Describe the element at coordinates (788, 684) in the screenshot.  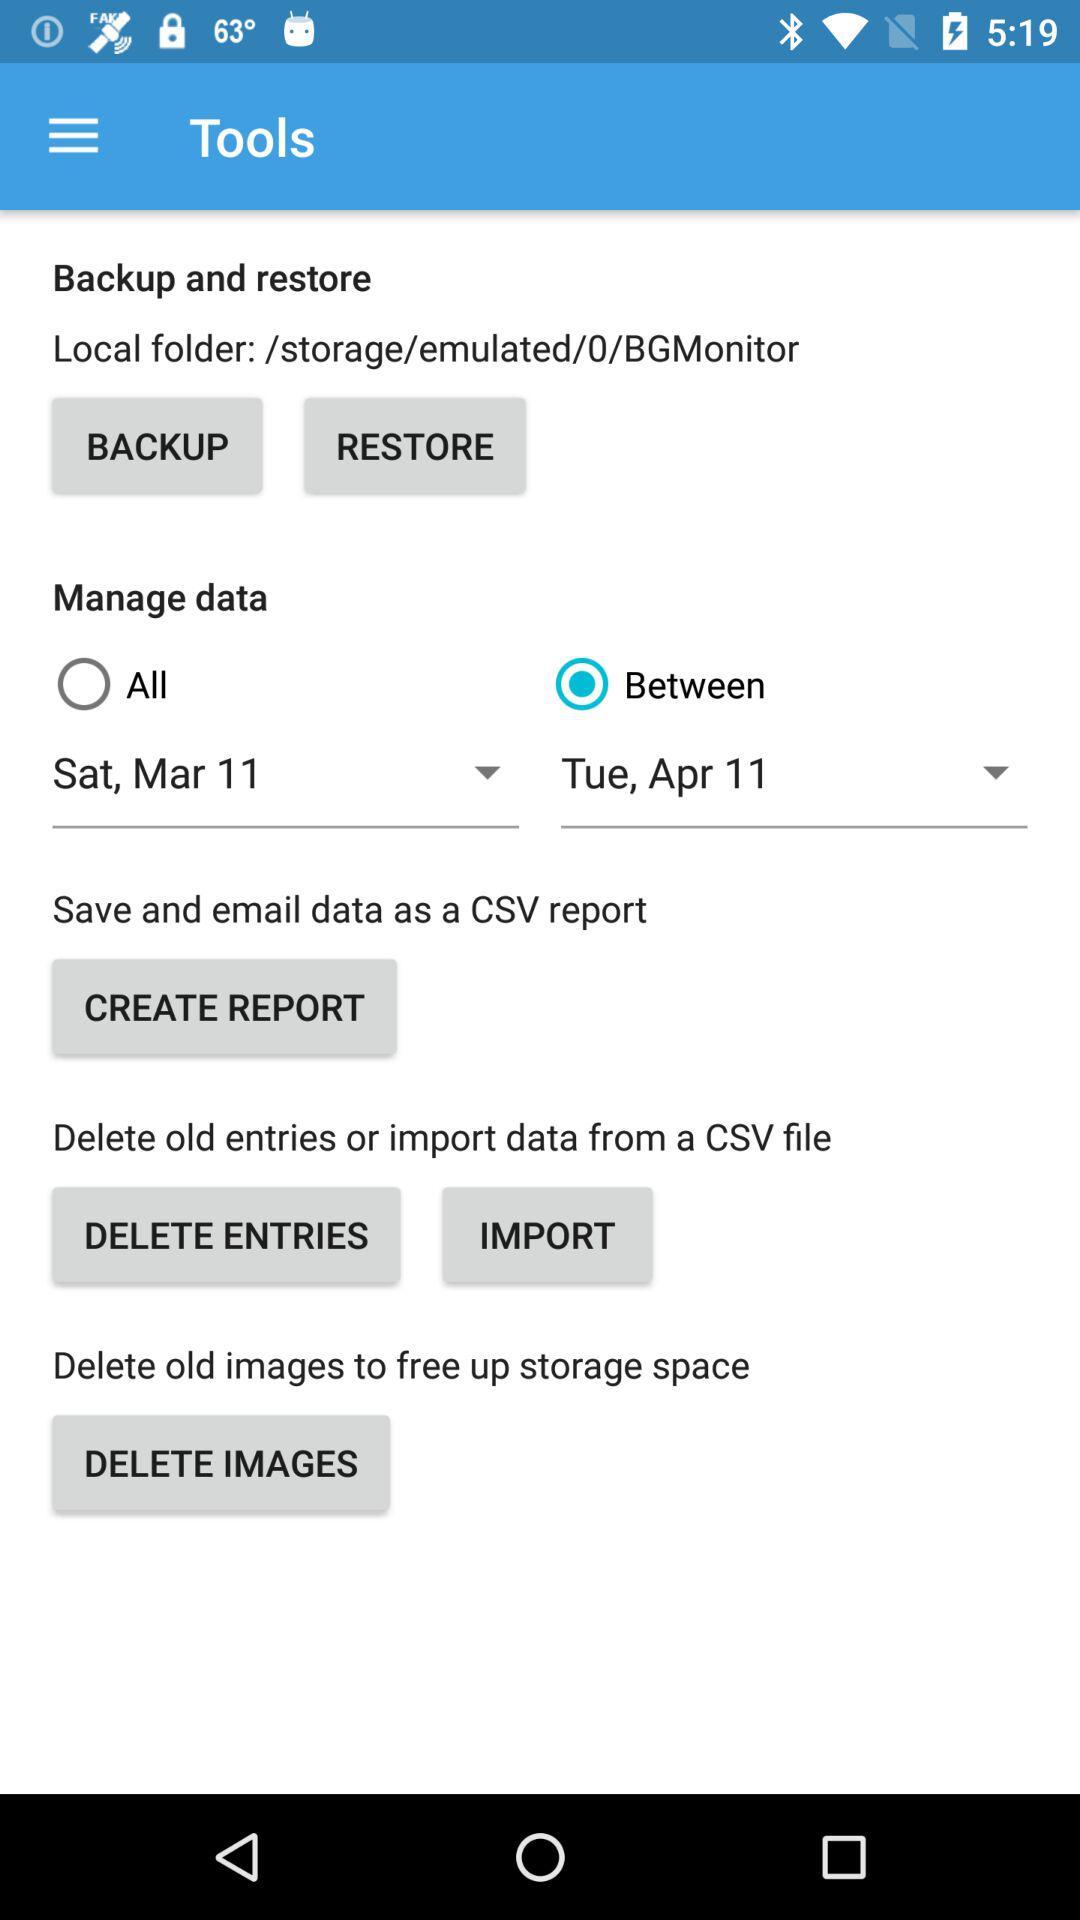
I see `the icon to the right of the all` at that location.